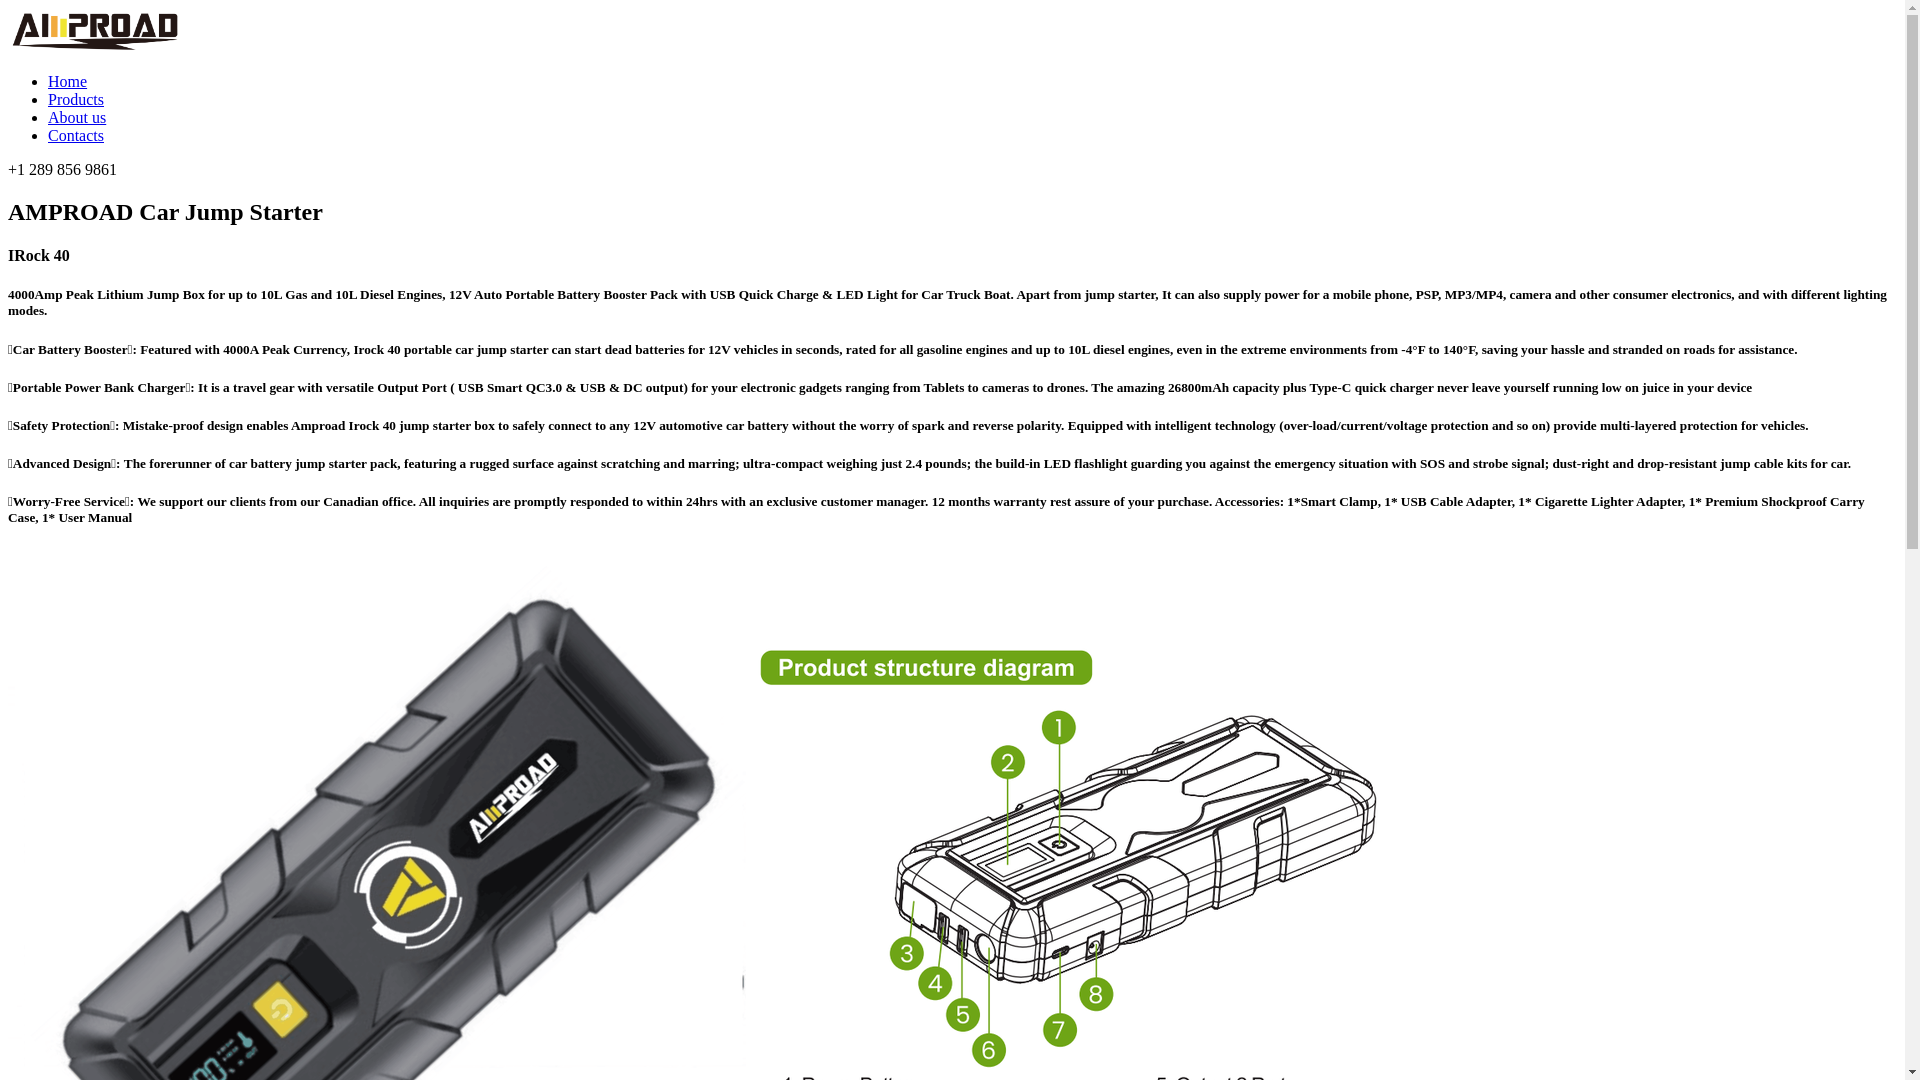  Describe the element at coordinates (67, 80) in the screenshot. I see `'Home'` at that location.